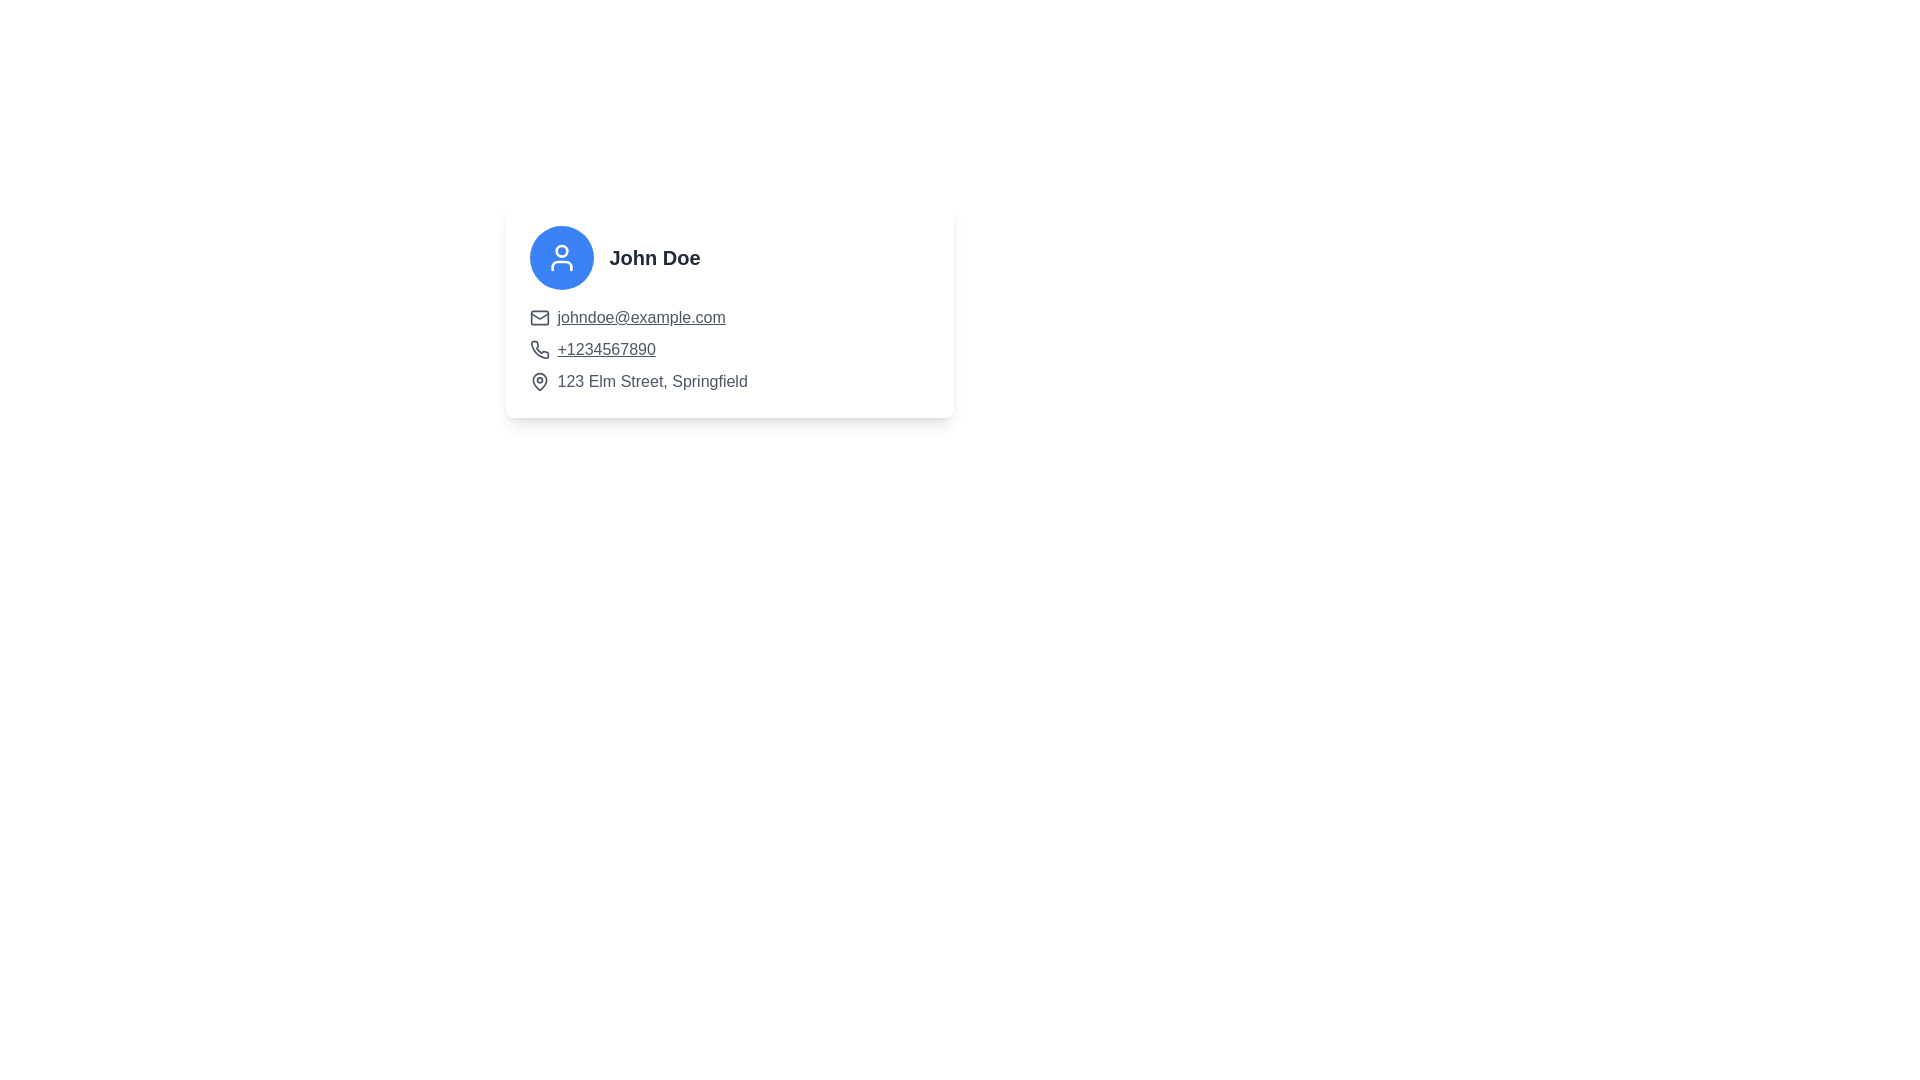 The height and width of the screenshot is (1080, 1920). Describe the element at coordinates (560, 257) in the screenshot. I see `the user icon, which is a simplistic SVG depiction of a person surrounded by a blue circular background, located in the top-left corner of the white card interface` at that location.